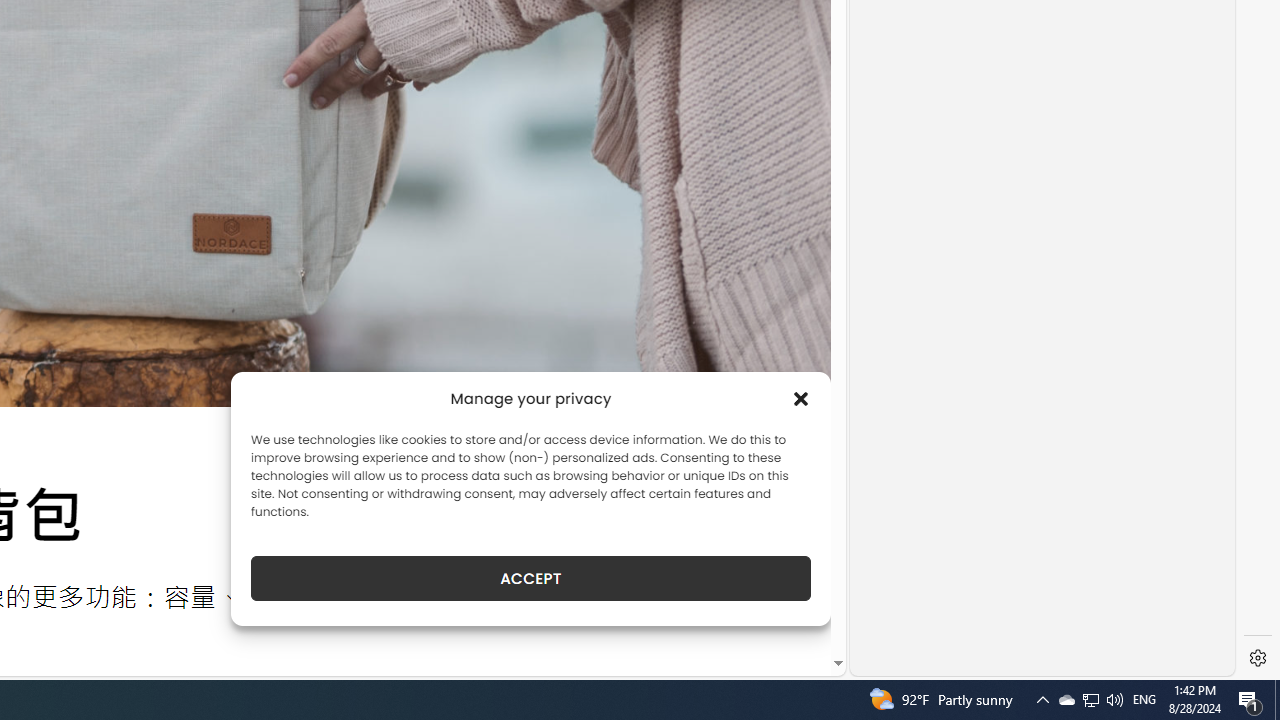 The width and height of the screenshot is (1280, 720). I want to click on 'Settings', so click(1257, 658).